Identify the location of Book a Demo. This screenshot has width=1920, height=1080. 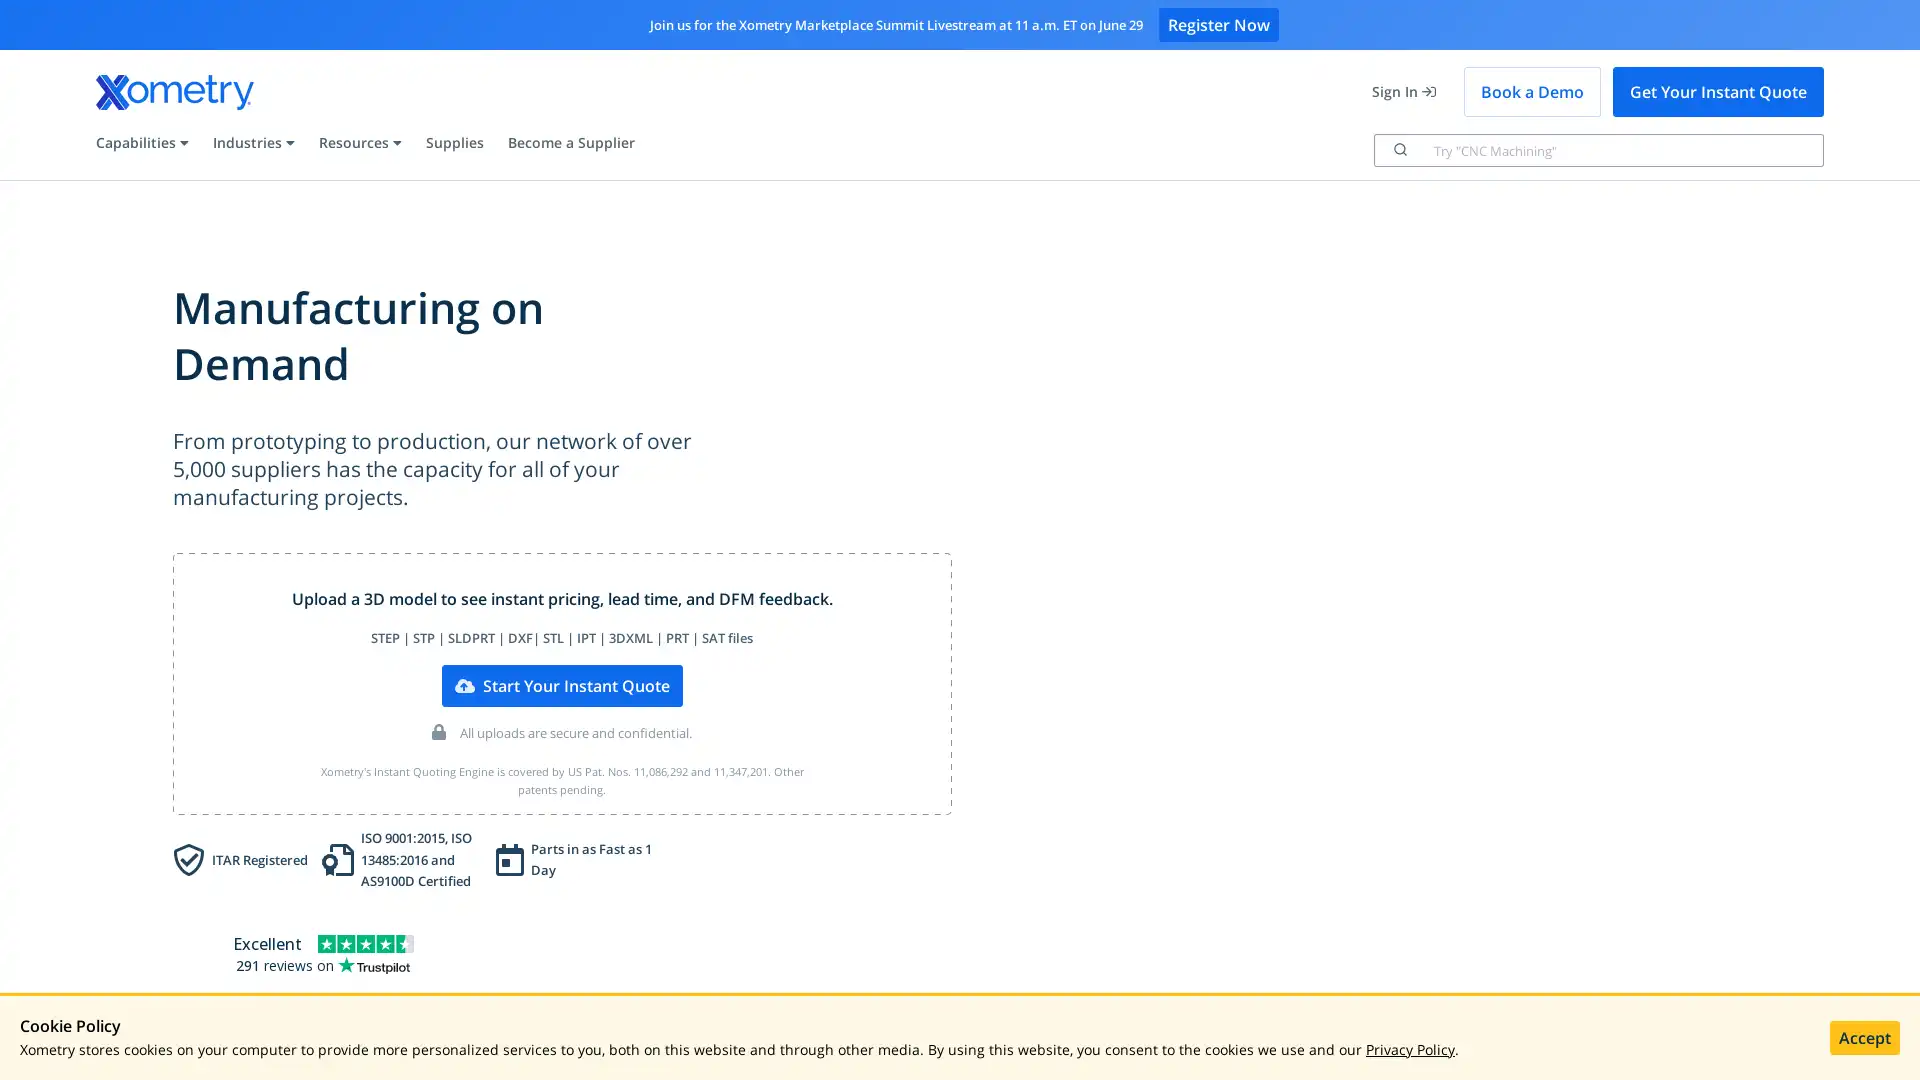
(1531, 92).